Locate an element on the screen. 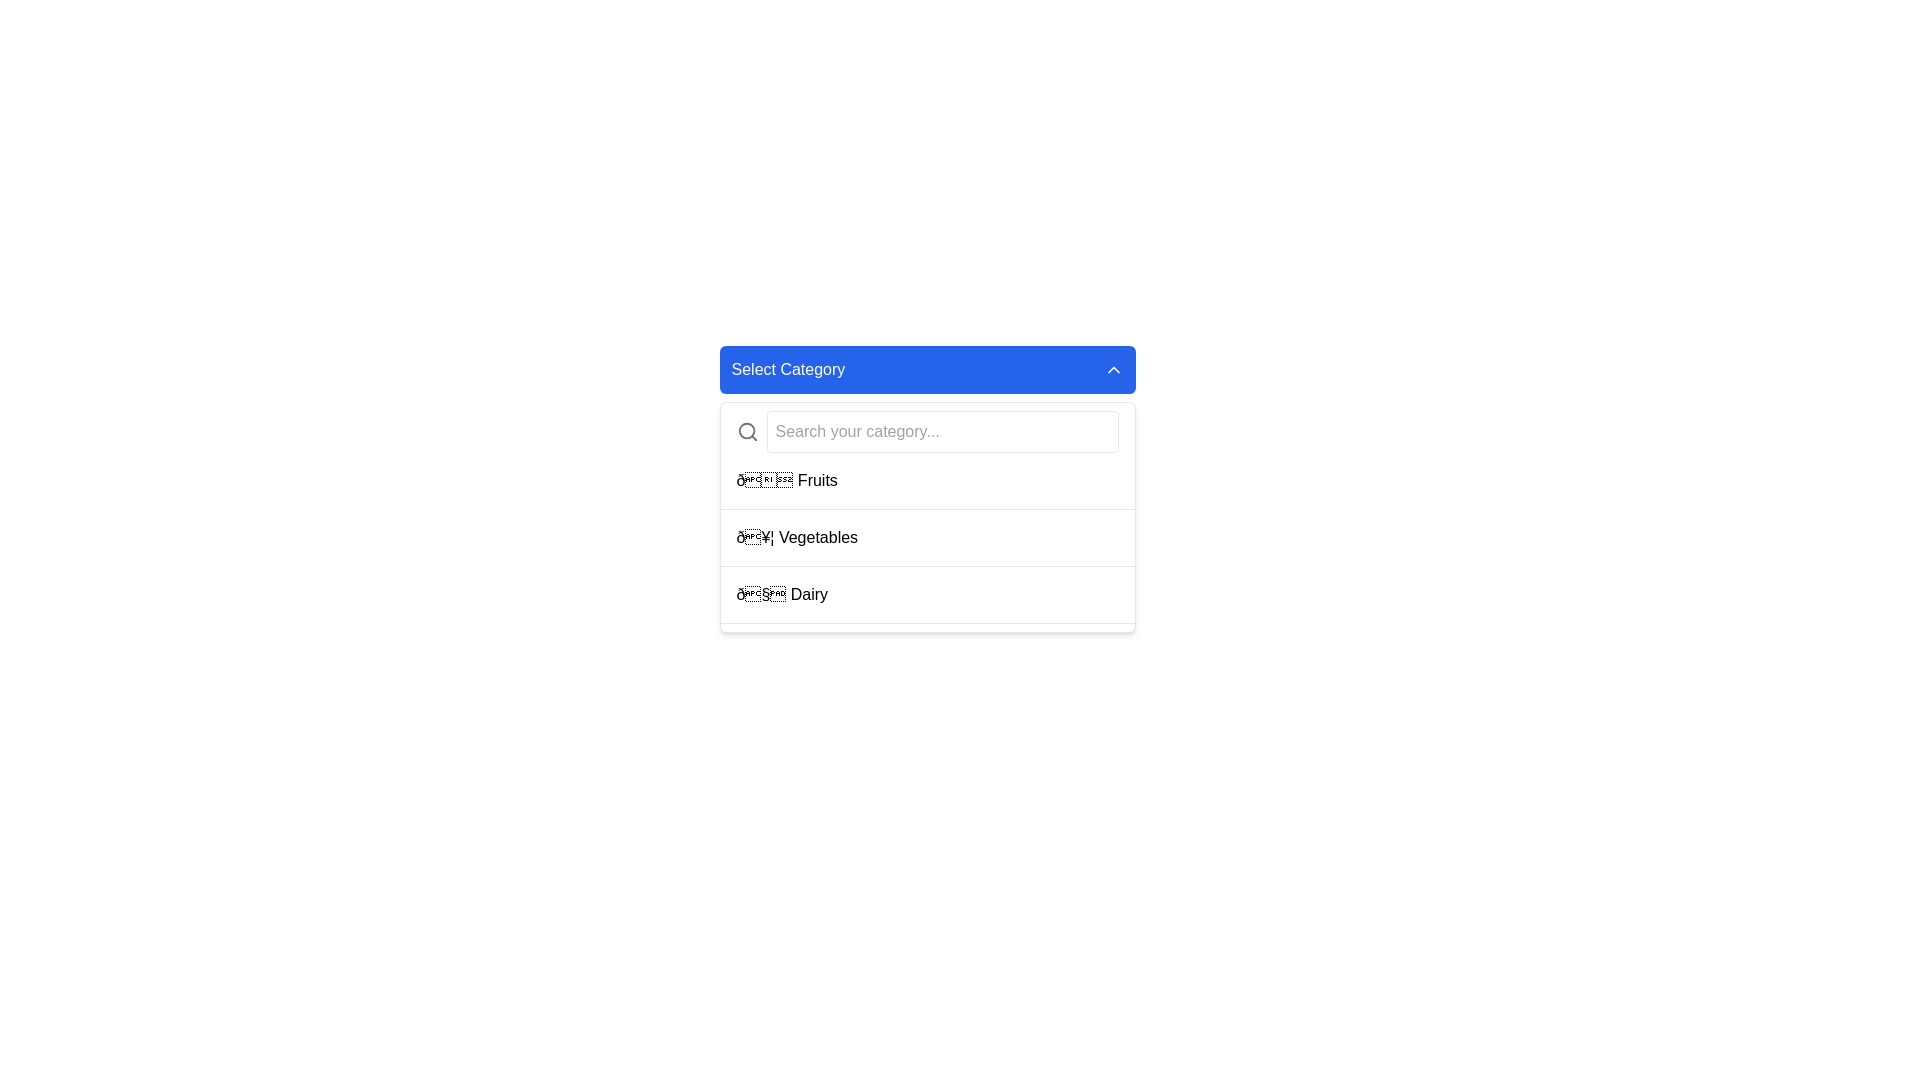 The width and height of the screenshot is (1920, 1080). the magnifying glass search icon located inside the 'Select Category' dropdown is located at coordinates (746, 431).